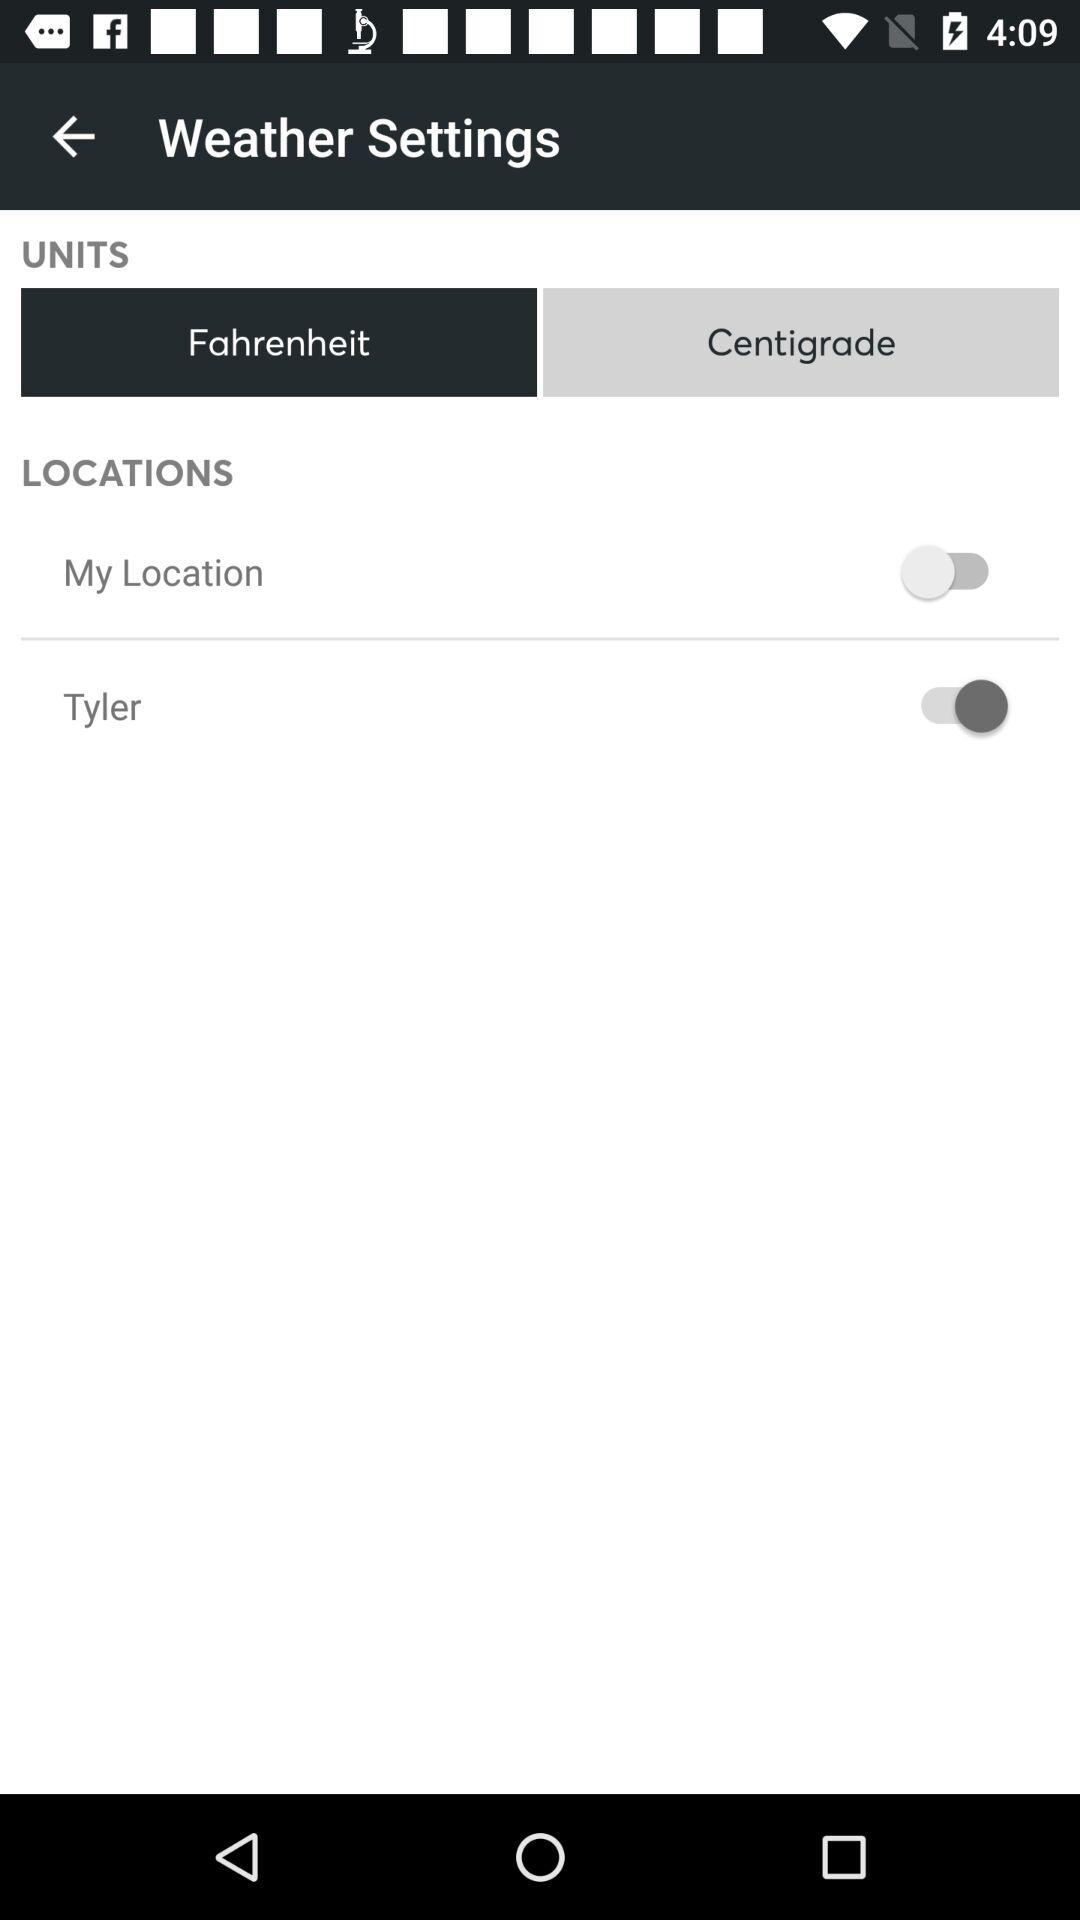 The image size is (1080, 1920). Describe the element at coordinates (162, 570) in the screenshot. I see `my location icon` at that location.